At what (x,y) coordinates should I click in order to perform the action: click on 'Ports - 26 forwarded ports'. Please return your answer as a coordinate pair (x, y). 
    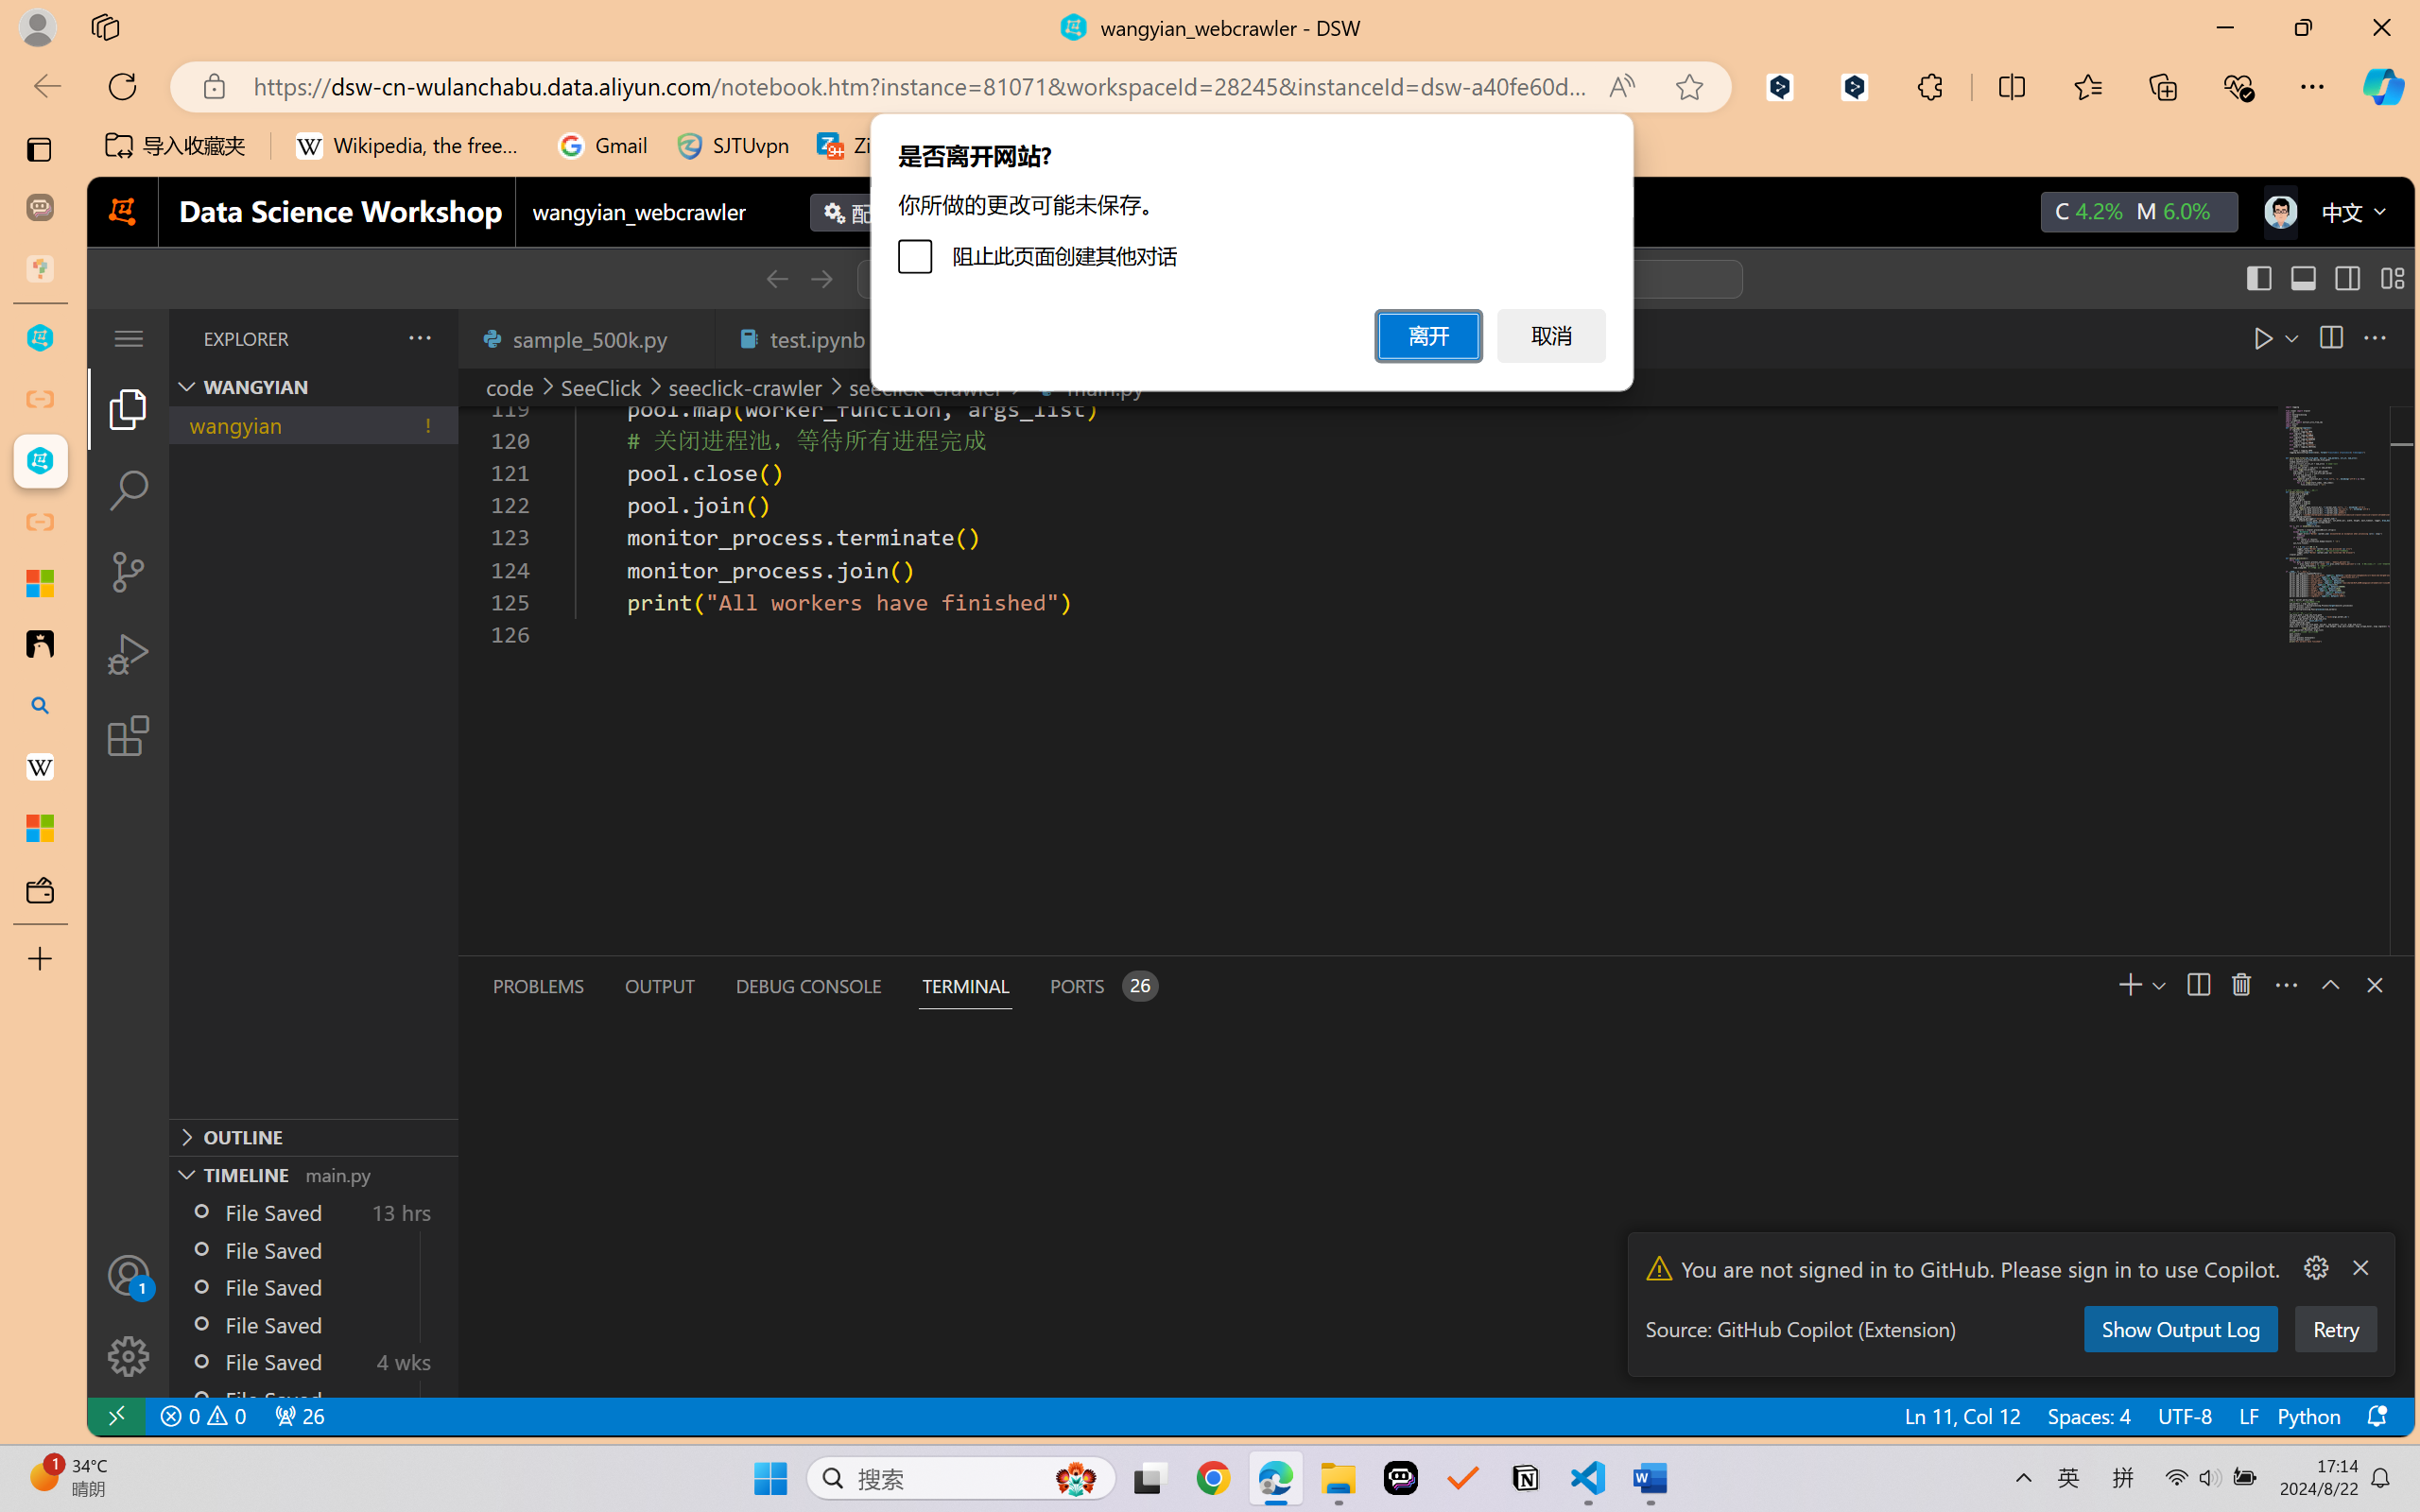
    Looking at the image, I should click on (1101, 986).